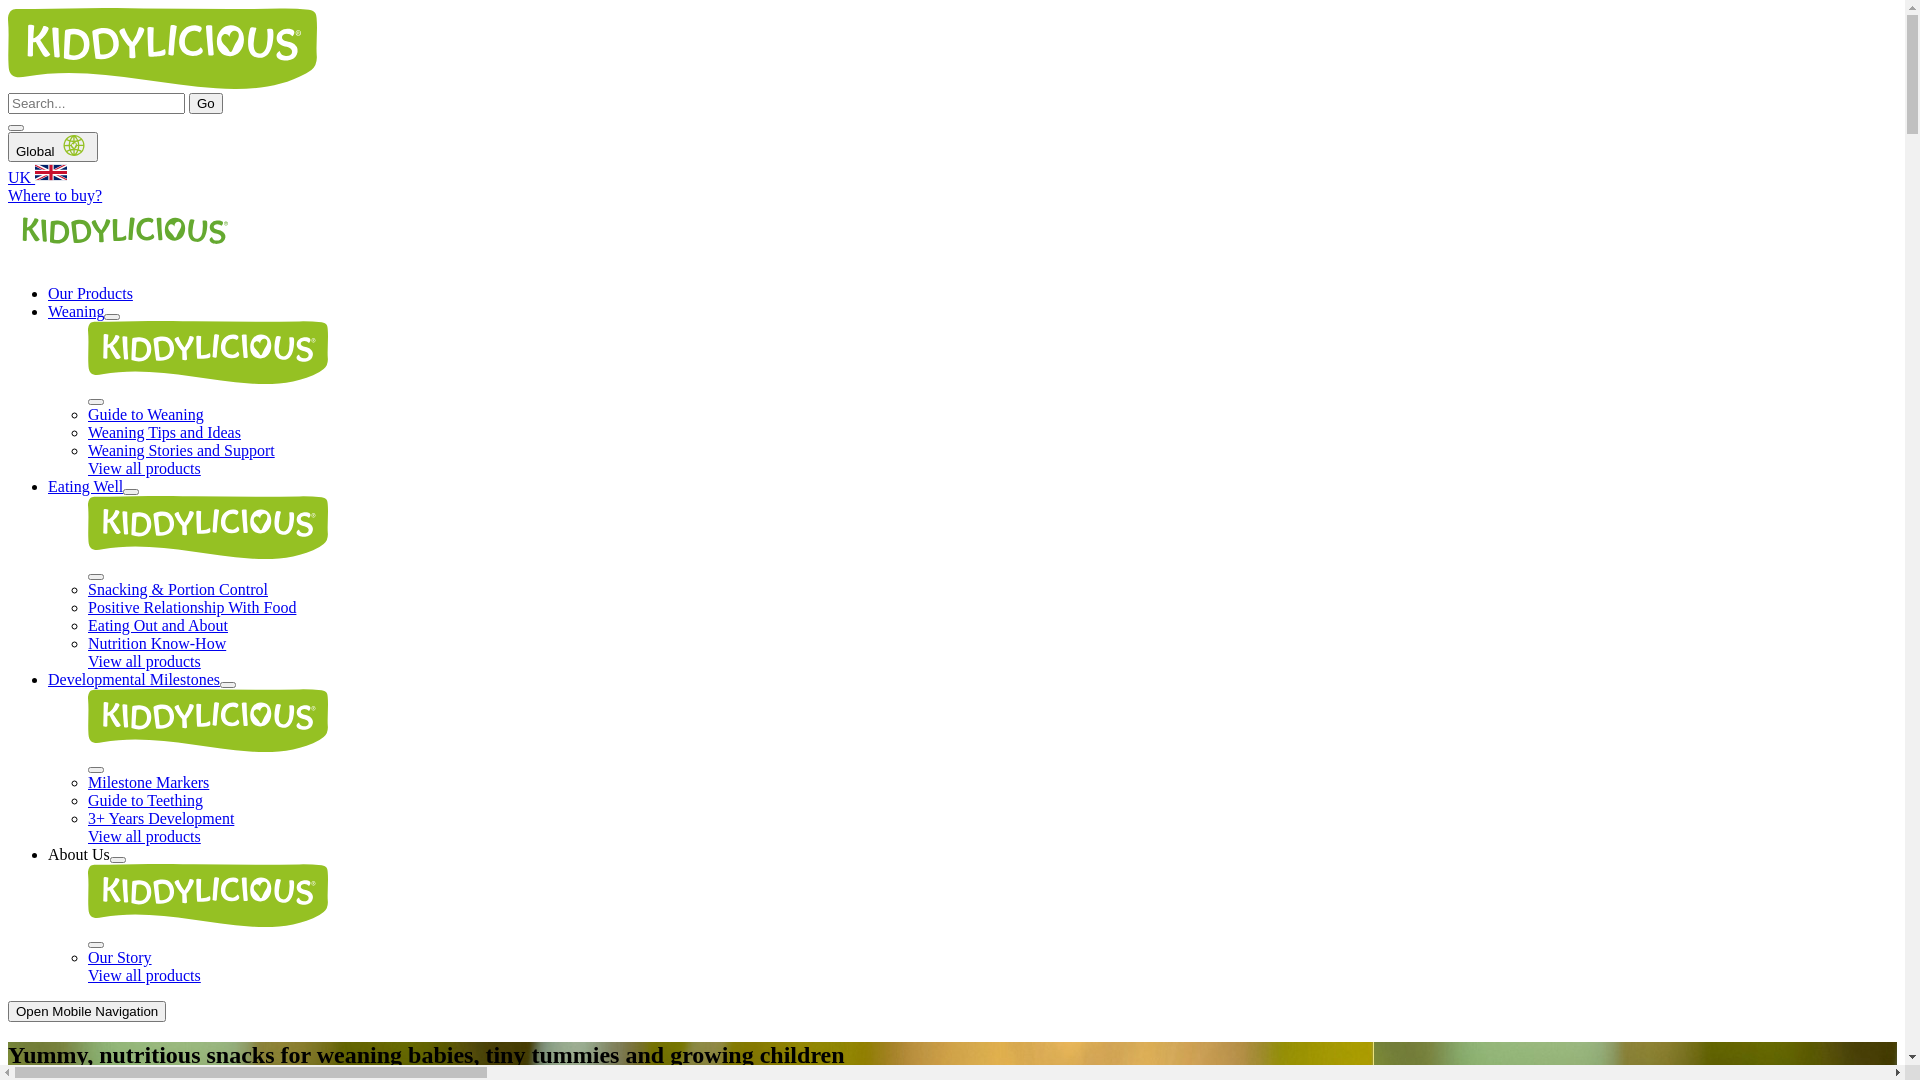 This screenshot has width=1920, height=1080. I want to click on 'Global', so click(52, 145).